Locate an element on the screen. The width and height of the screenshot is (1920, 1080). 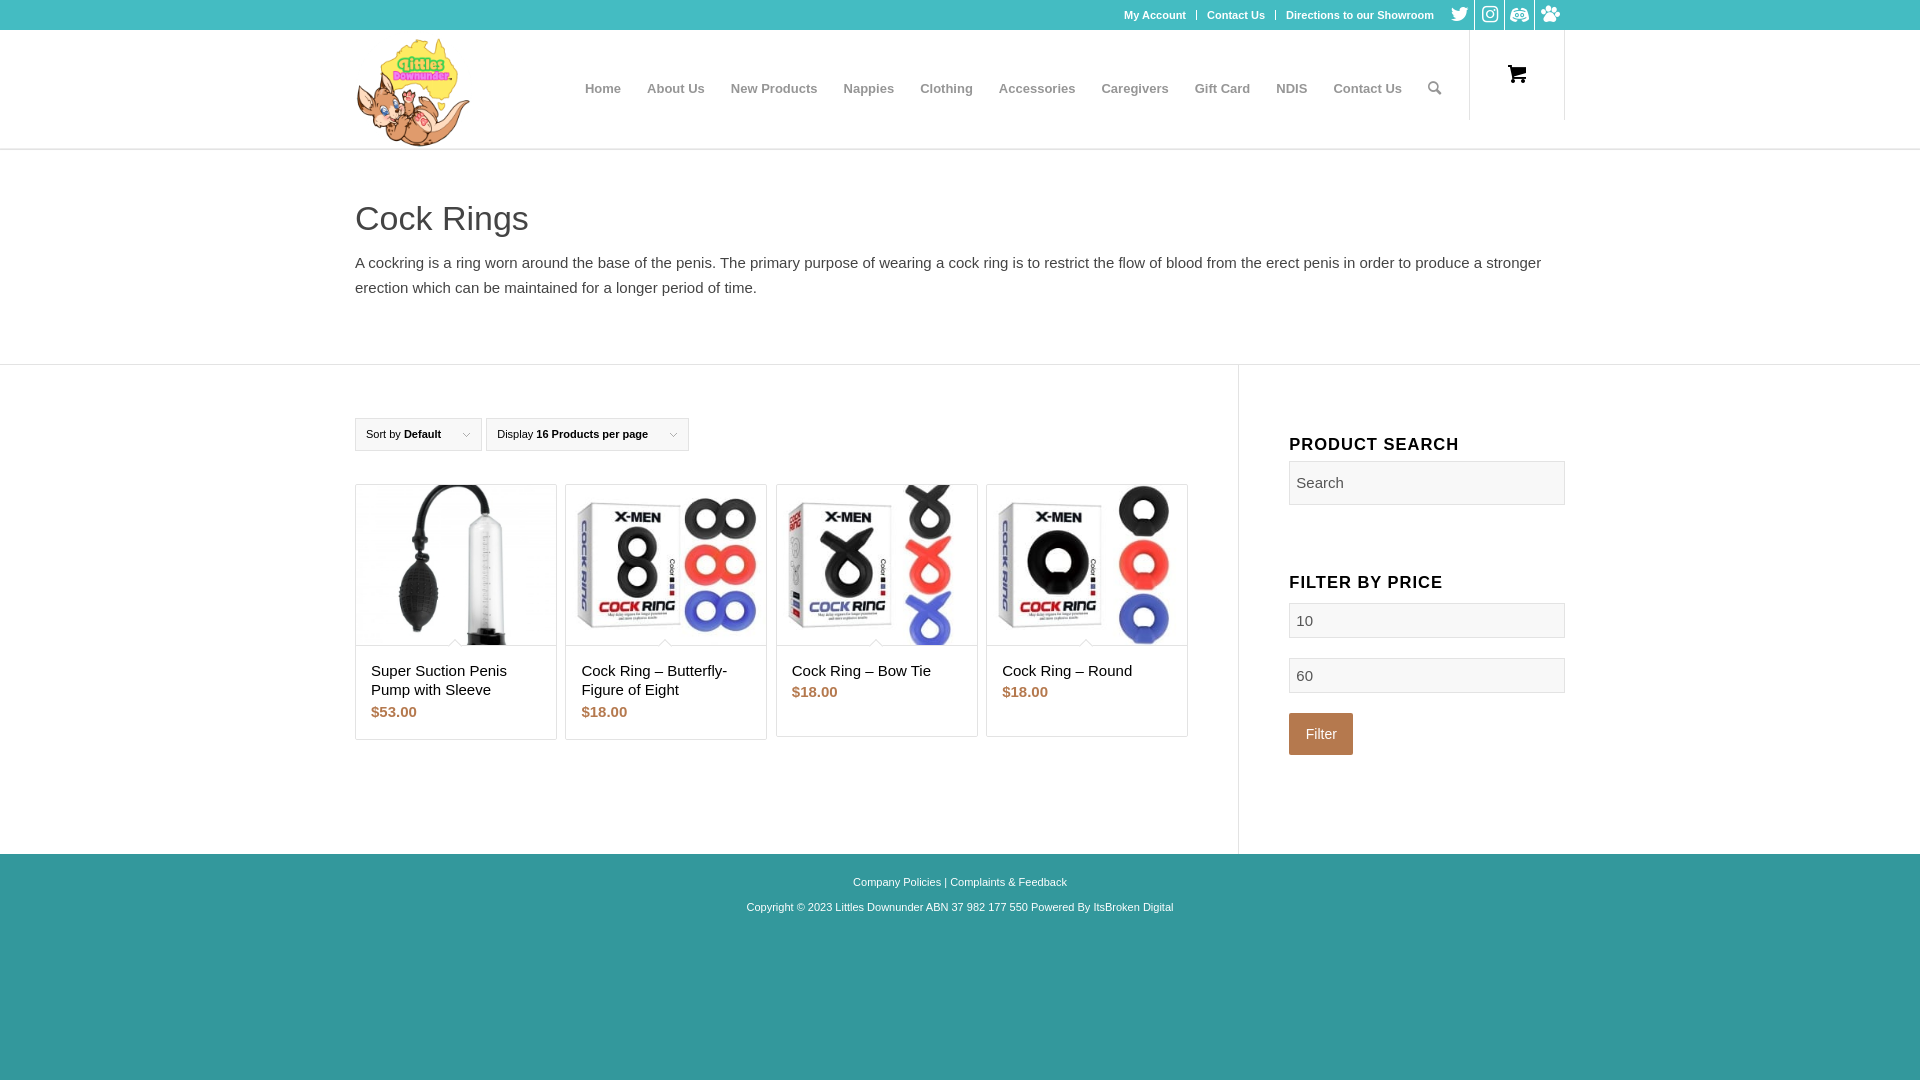
'Directions to our Showroom' is located at coordinates (1359, 15).